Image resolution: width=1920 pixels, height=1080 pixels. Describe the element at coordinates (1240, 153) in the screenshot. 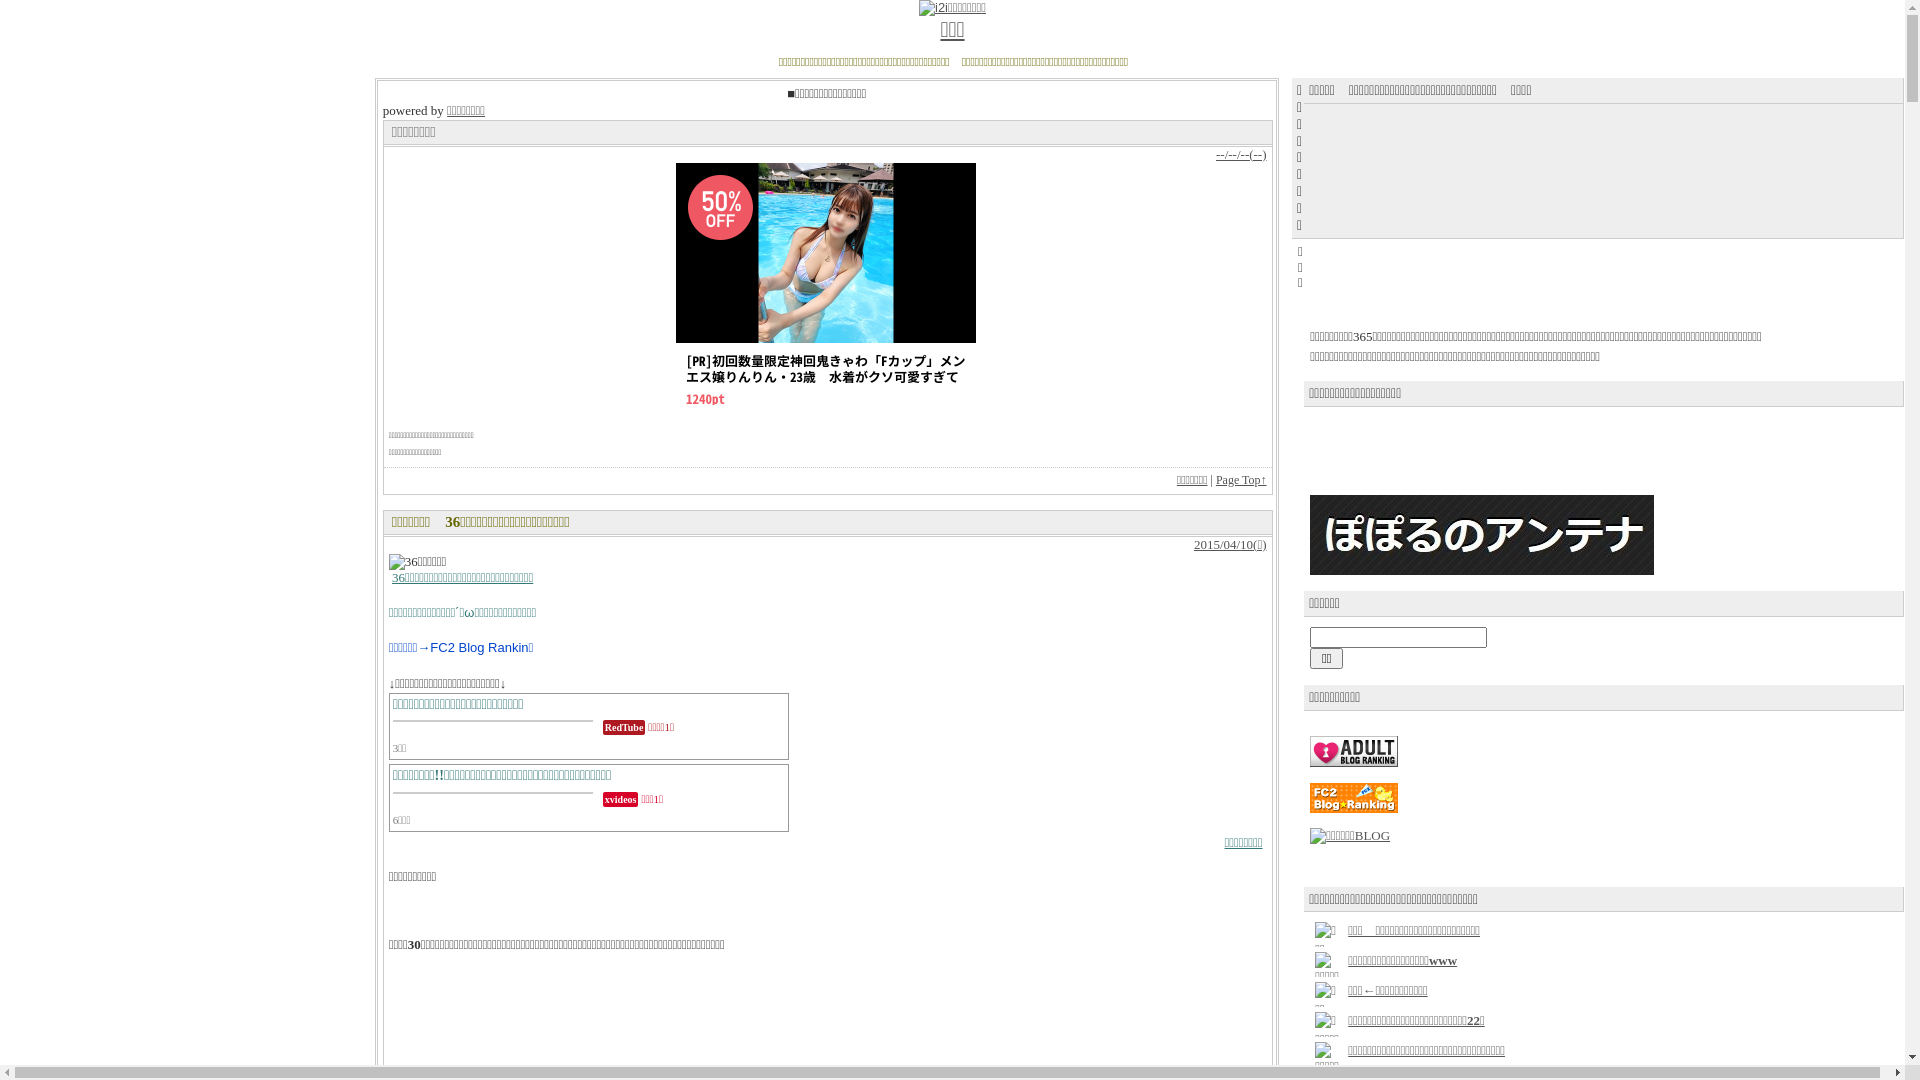

I see `'--/--/--(--)'` at that location.